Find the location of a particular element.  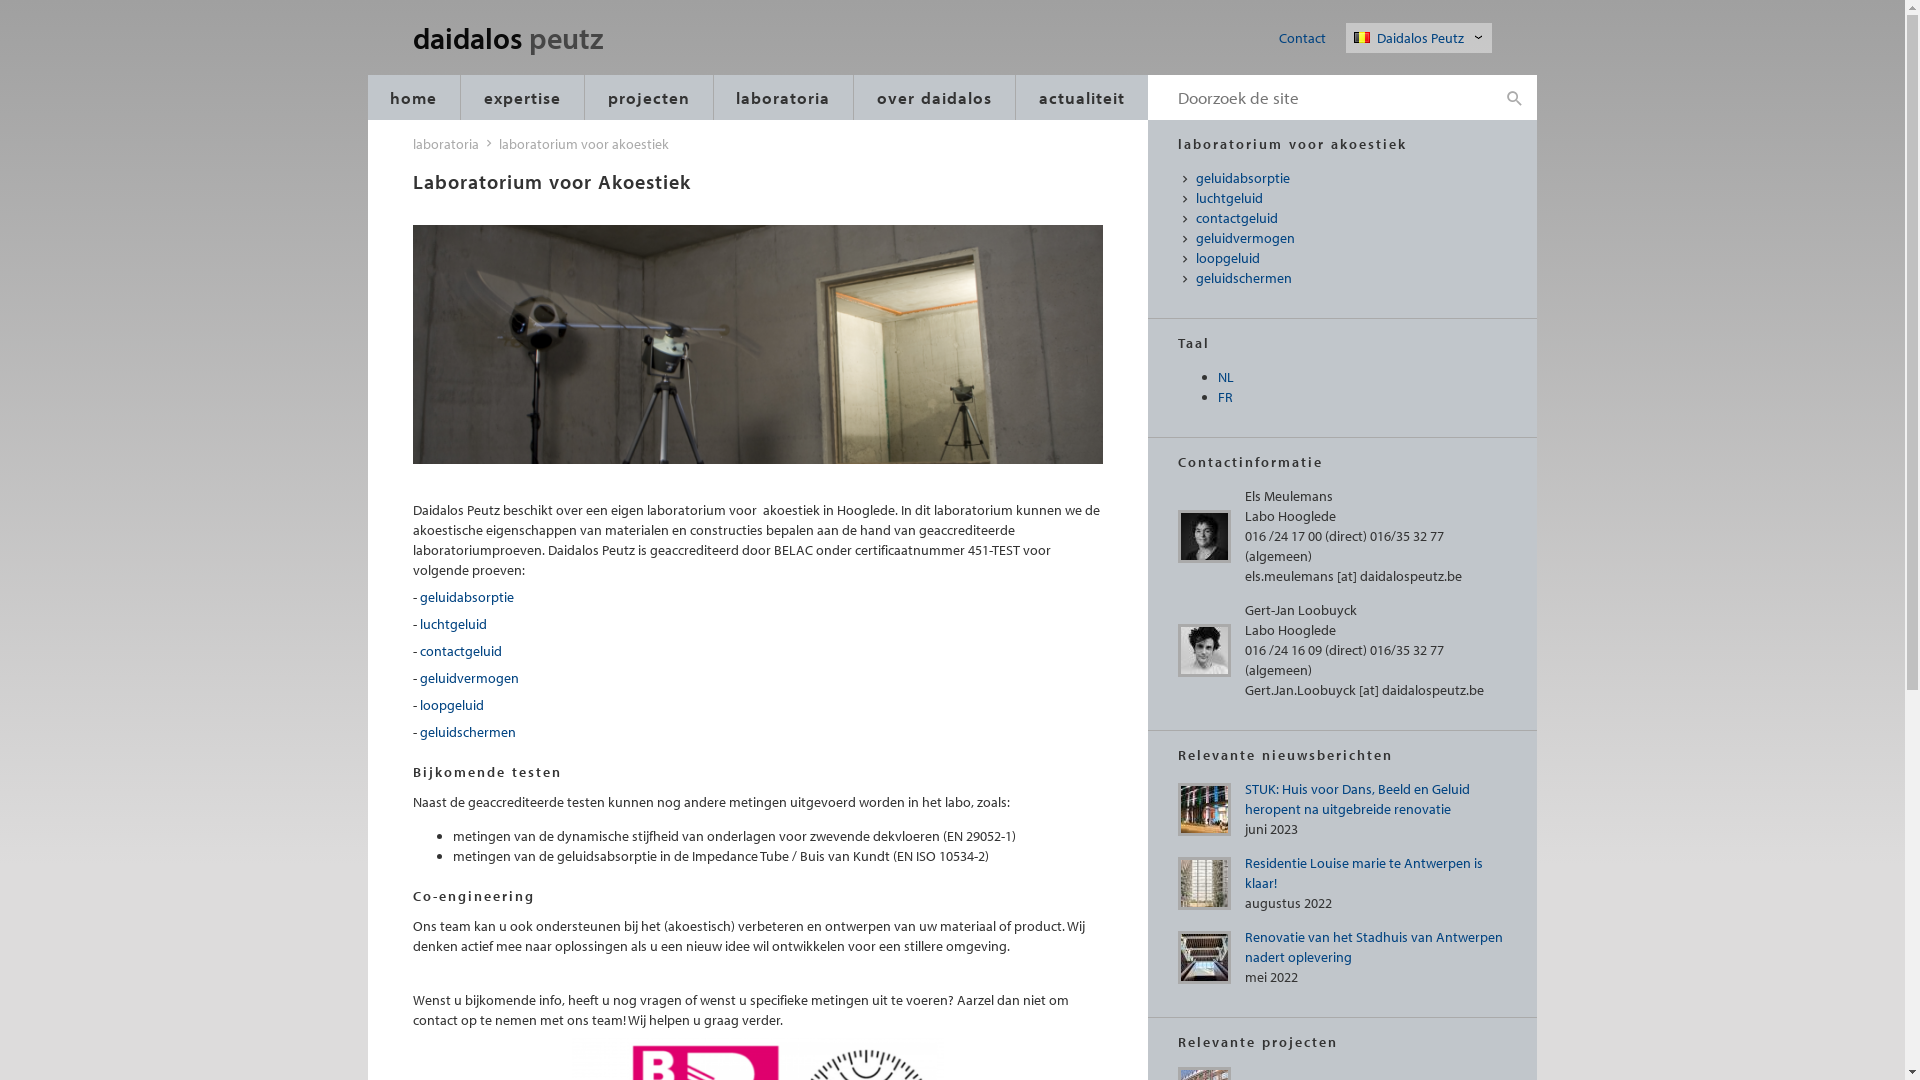

'actualiteit' is located at coordinates (1080, 97).